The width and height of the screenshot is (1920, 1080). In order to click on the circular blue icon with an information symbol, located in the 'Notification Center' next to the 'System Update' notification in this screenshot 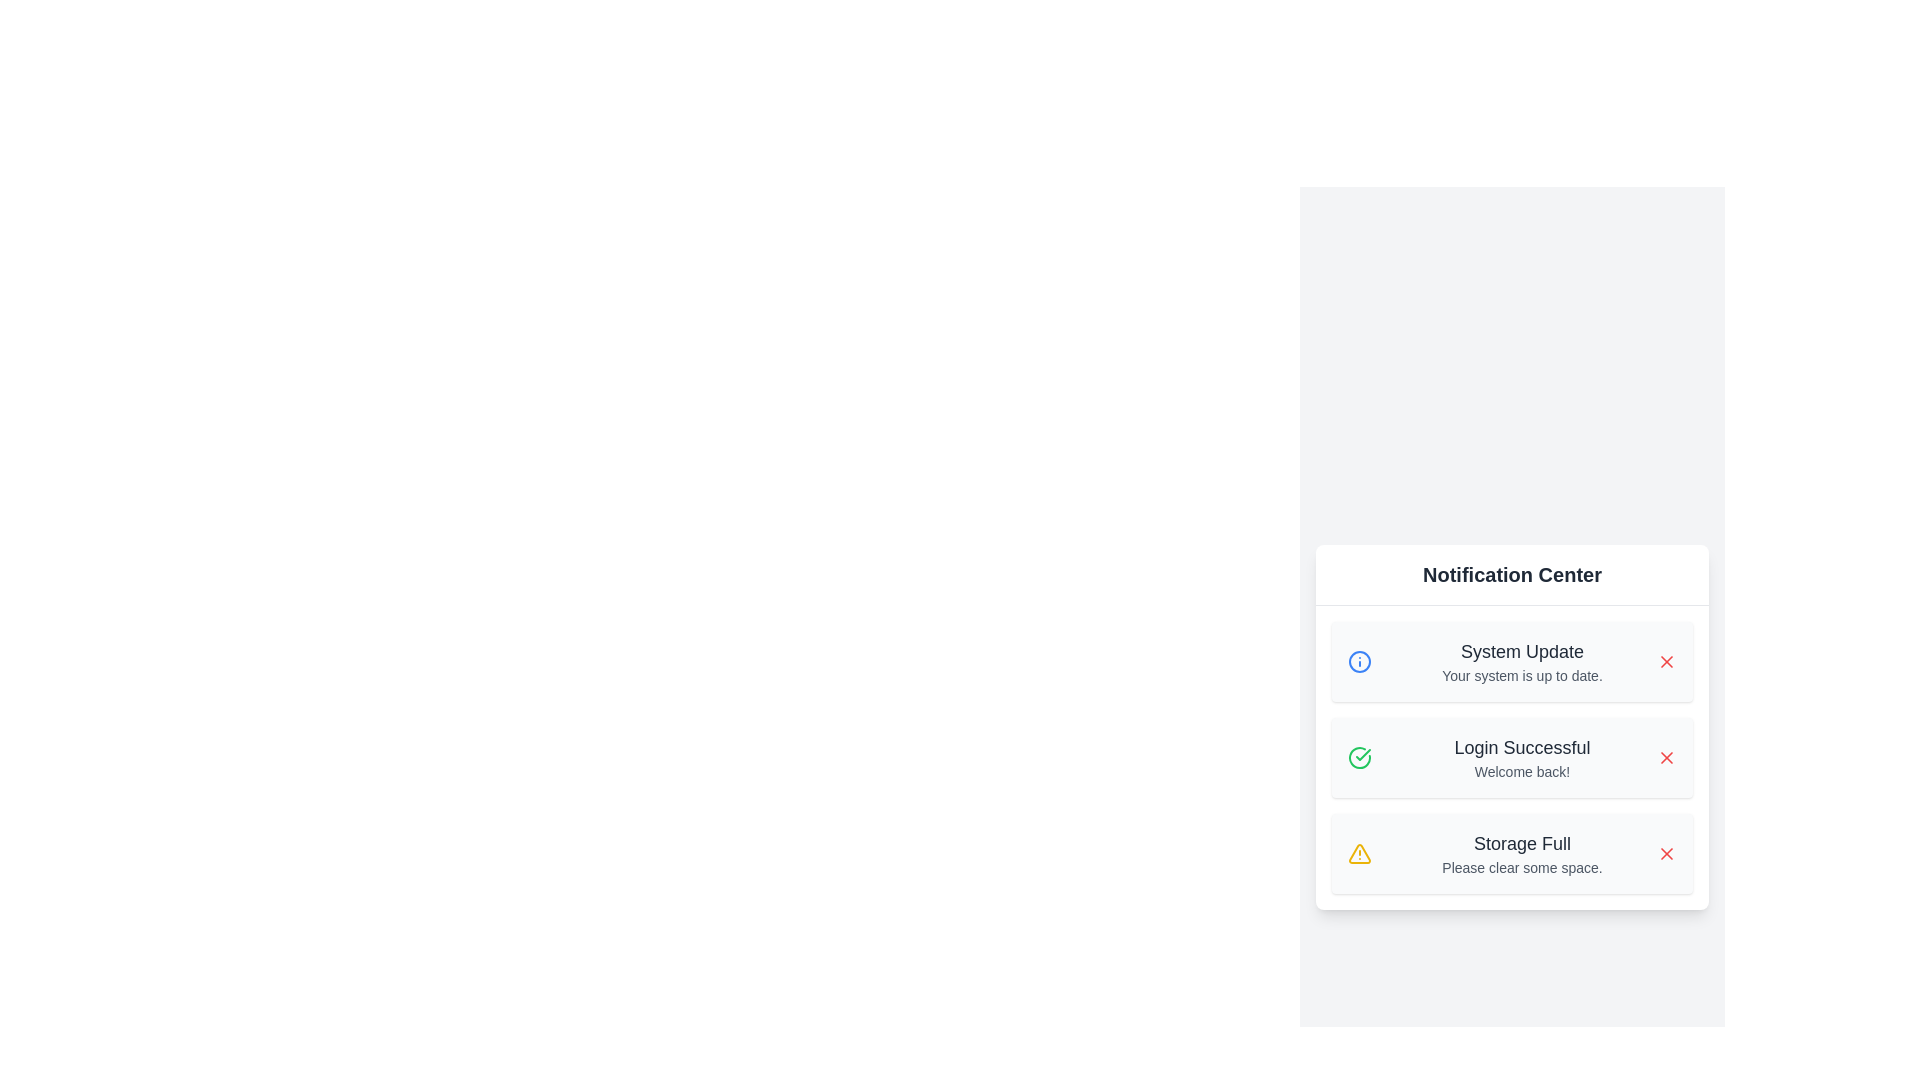, I will do `click(1359, 661)`.